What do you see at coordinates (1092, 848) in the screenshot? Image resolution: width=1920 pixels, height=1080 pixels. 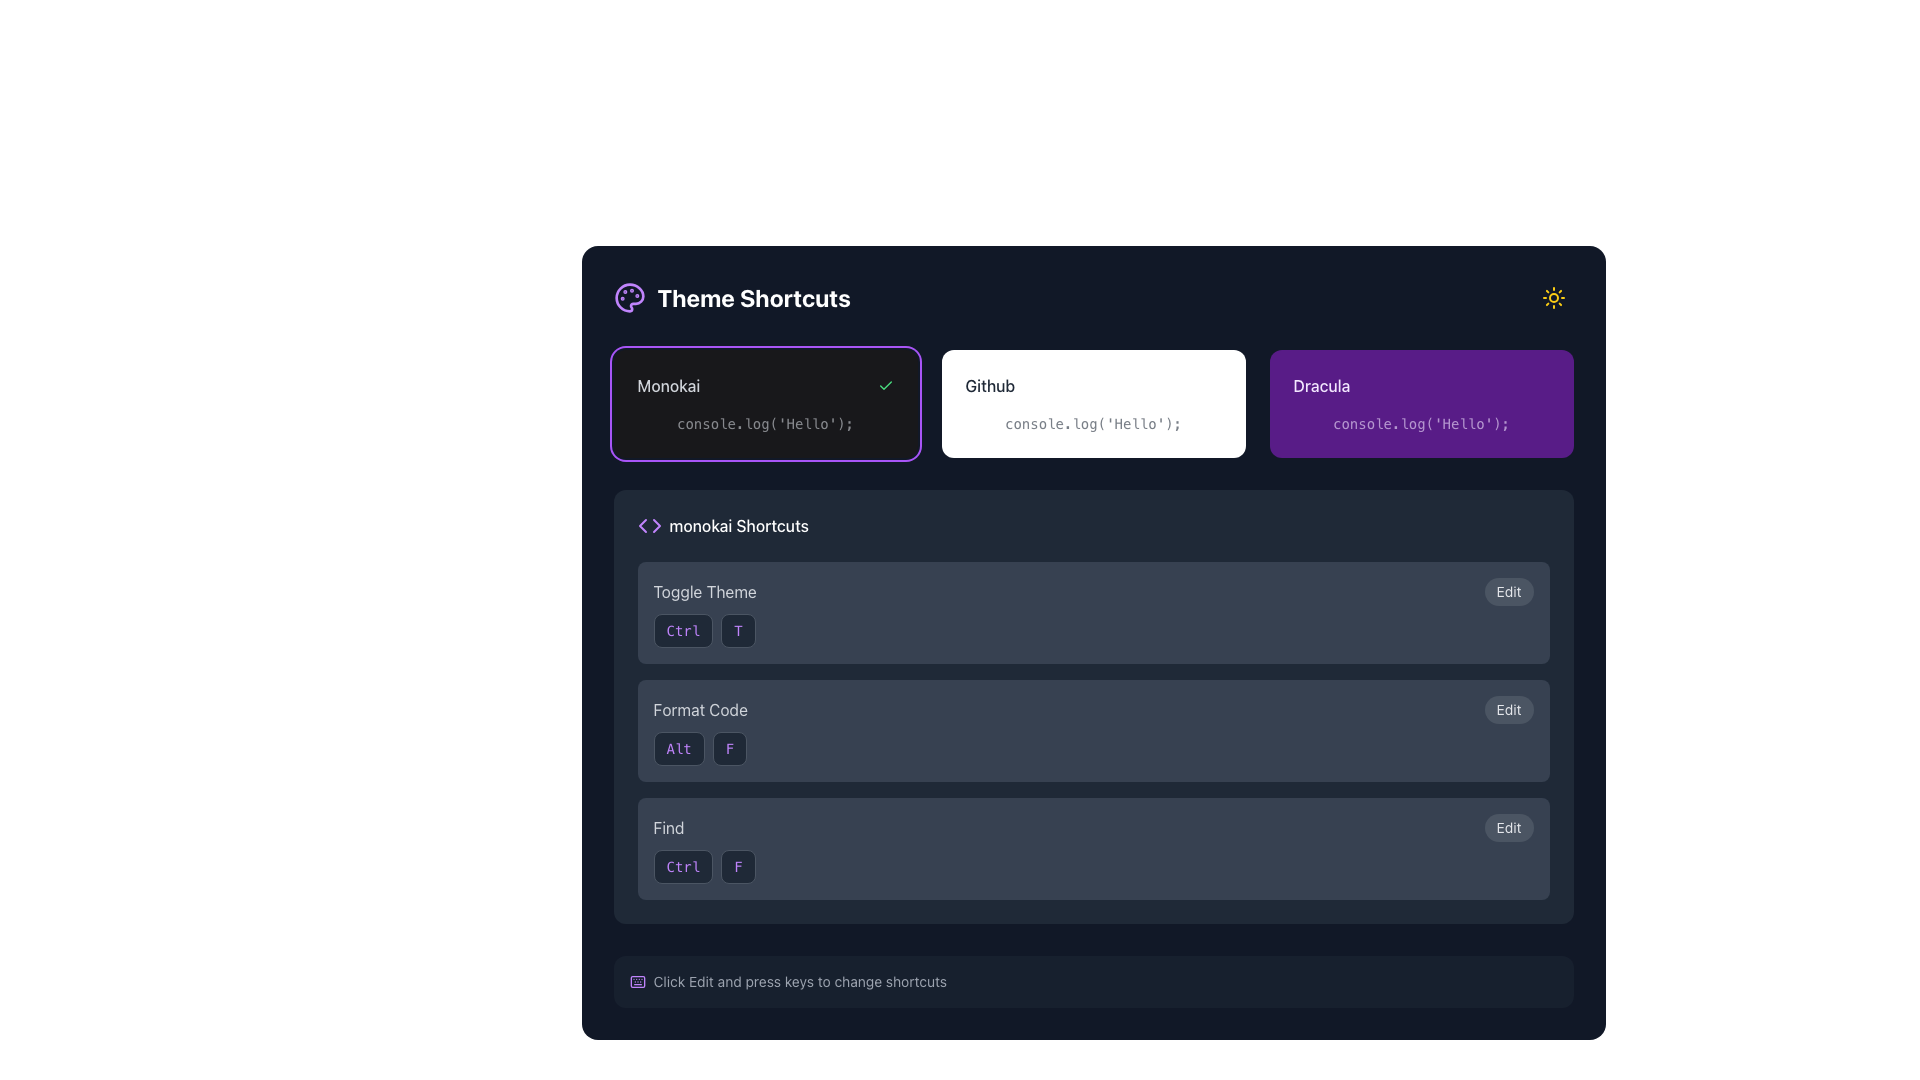 I see `displayed shortcut information for the 'Find' function, which is part of the Composite widget that includes an editable 'Edit' button and is positioned below 'Format Code'` at bounding box center [1092, 848].